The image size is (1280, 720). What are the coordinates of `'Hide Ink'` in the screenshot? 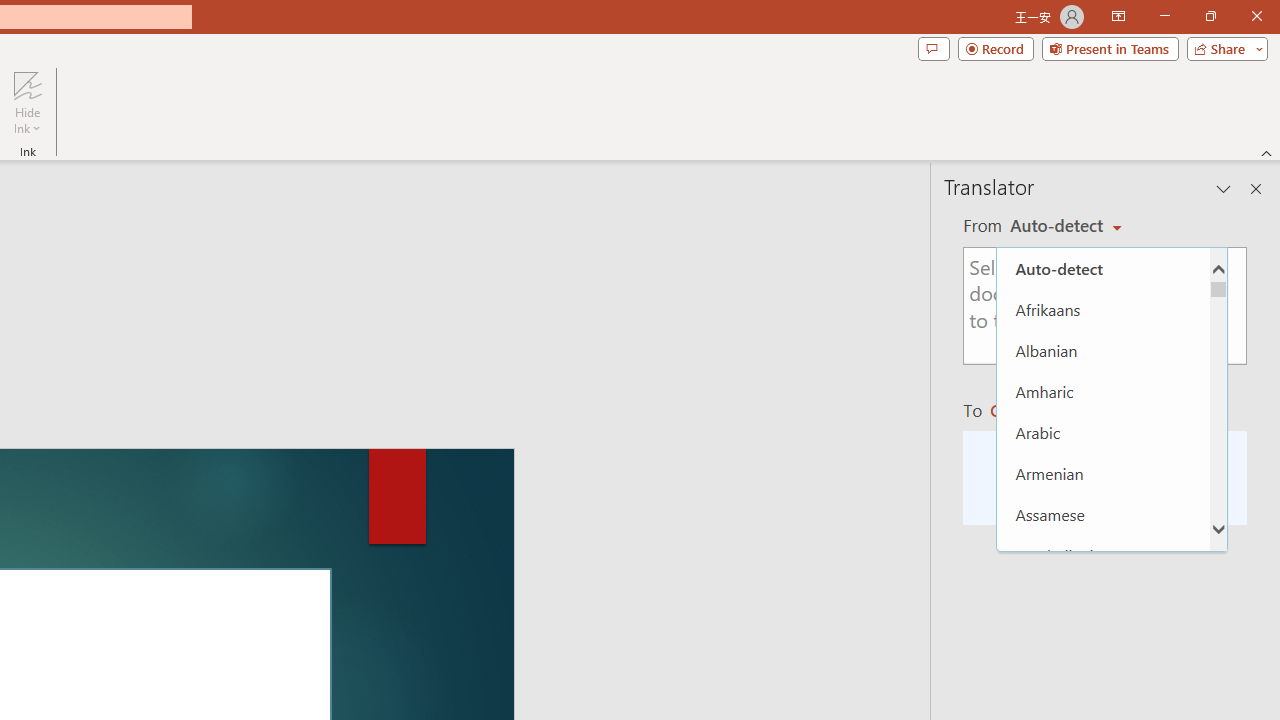 It's located at (27, 103).